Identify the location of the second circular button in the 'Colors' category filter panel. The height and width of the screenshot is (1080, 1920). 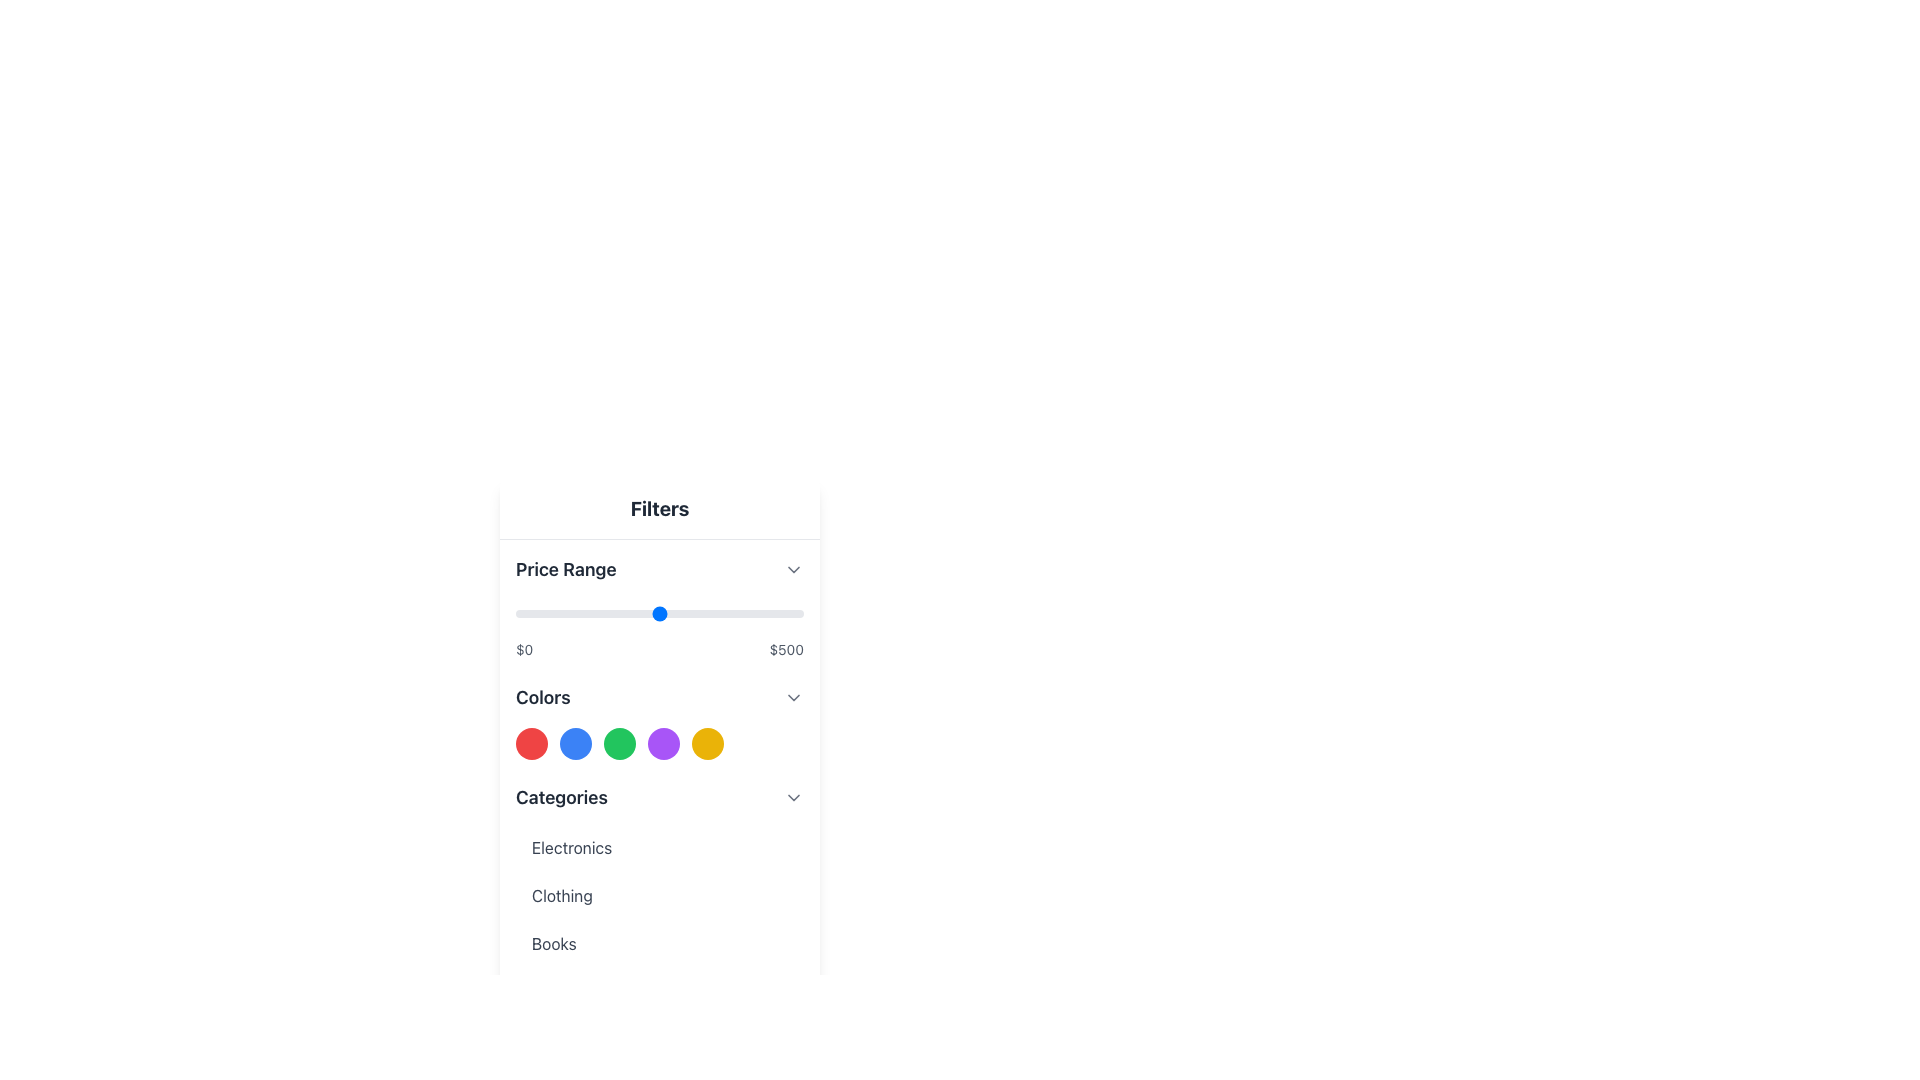
(575, 744).